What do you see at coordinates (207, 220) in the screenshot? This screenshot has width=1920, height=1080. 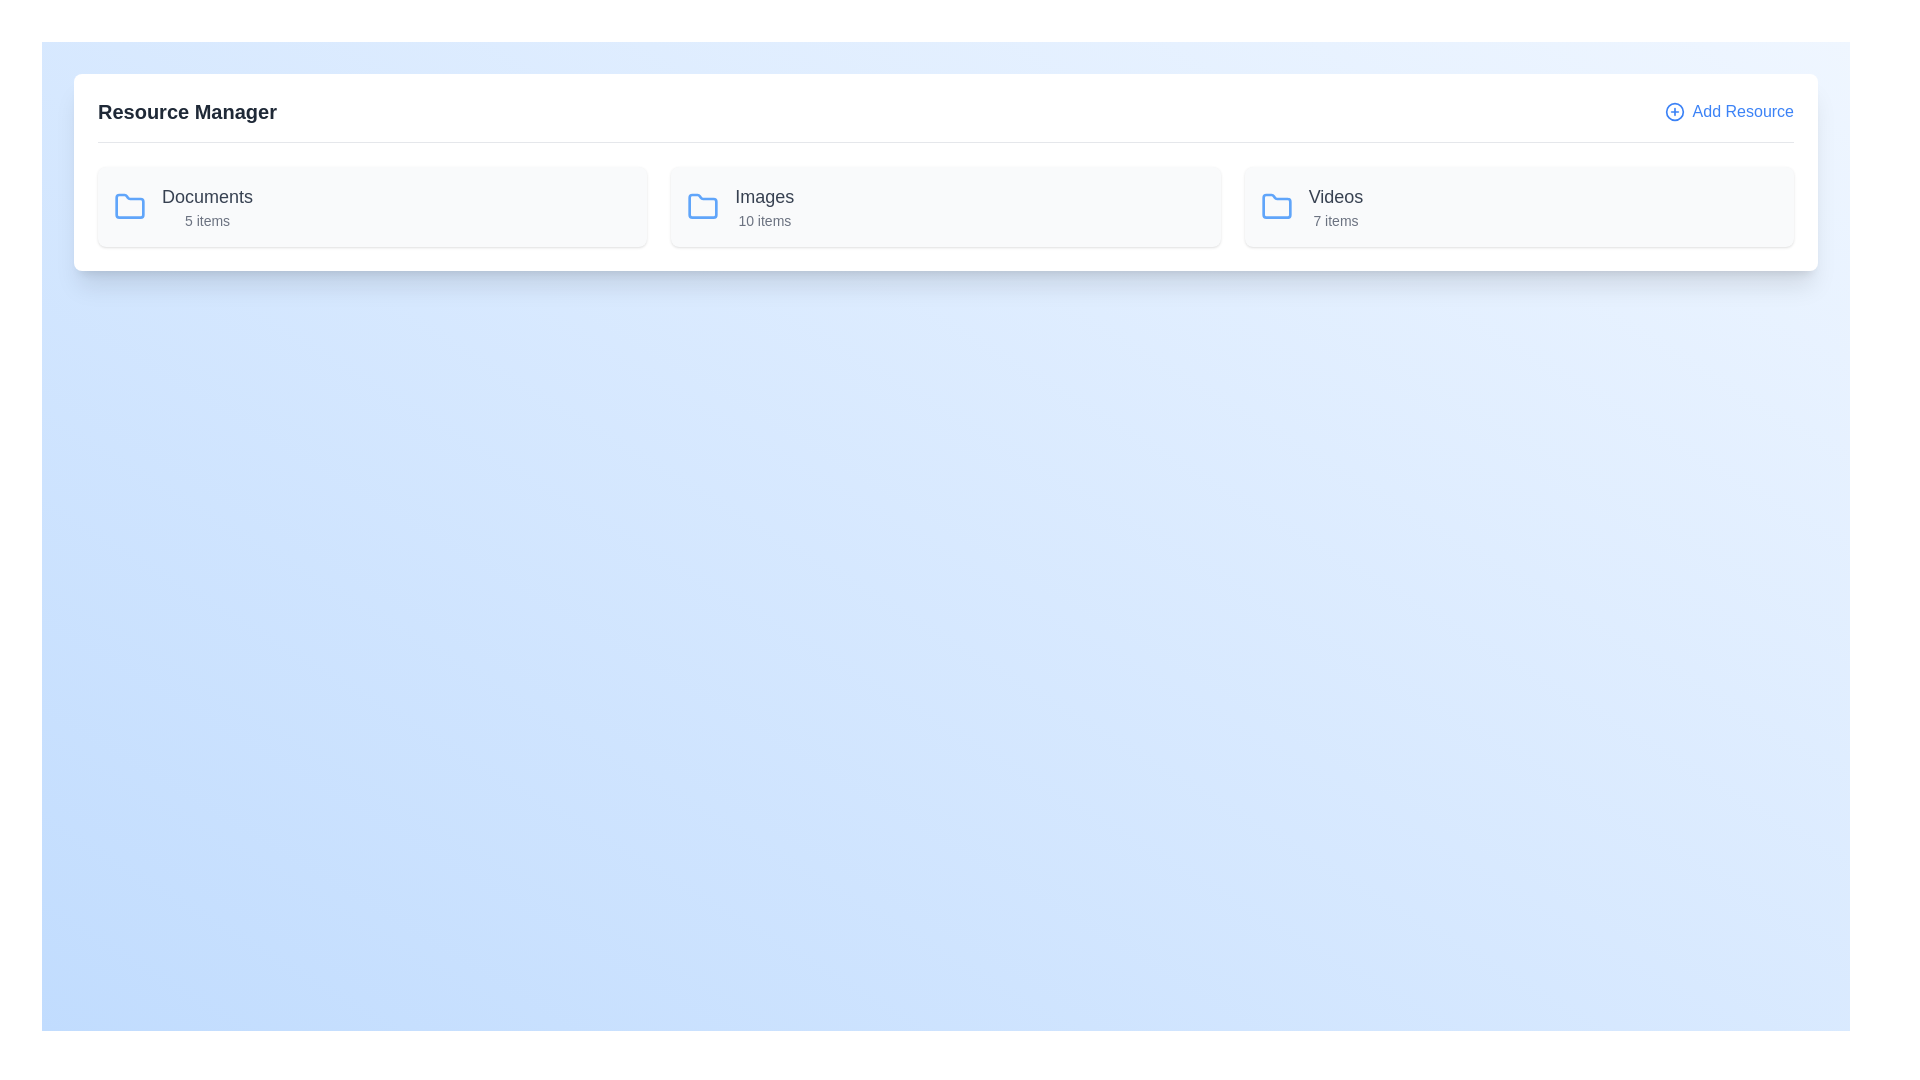 I see `the text label that reads '5 items', which is styled in gray and positioned under the 'Documents' header in the Resource Manager section` at bounding box center [207, 220].